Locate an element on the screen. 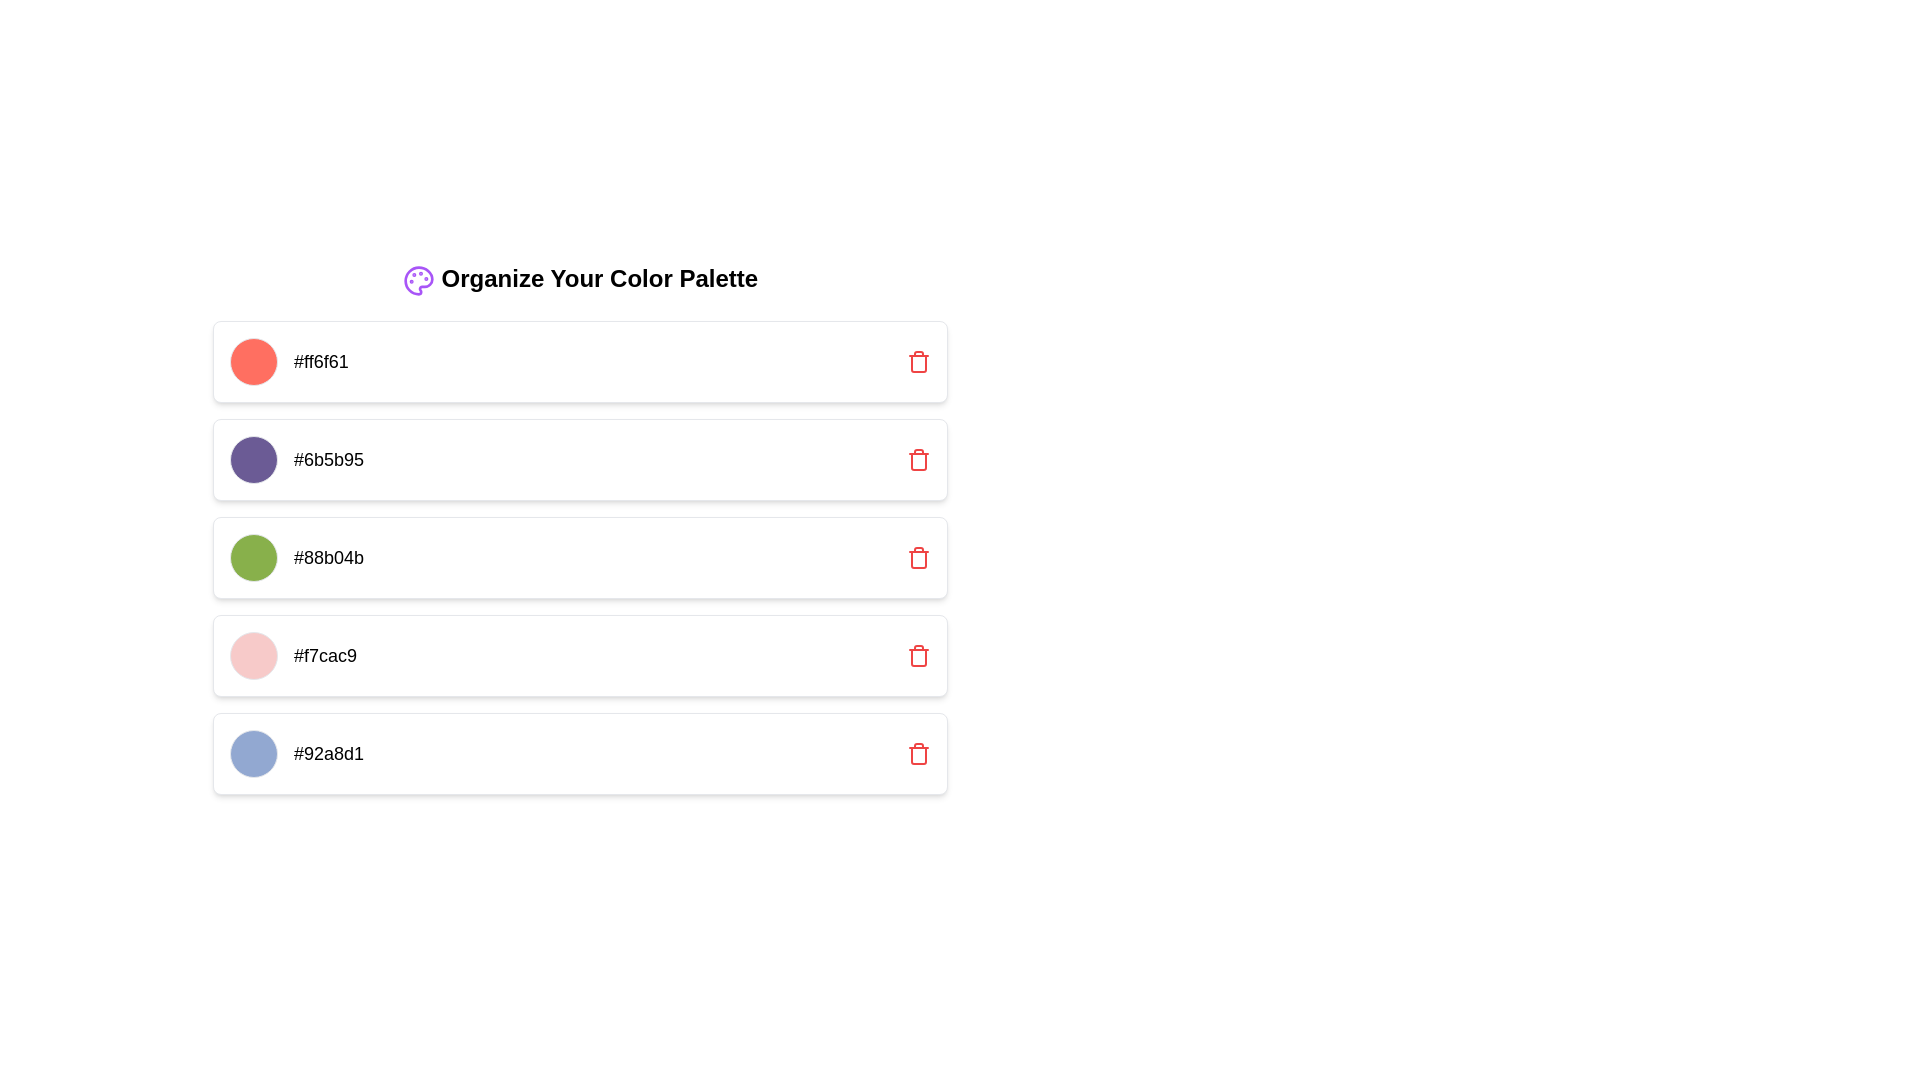 This screenshot has width=1920, height=1080. the Text label displaying the hexadecimal code for a specific color, which is positioned next to a green circular icon and is the third item in the list under the title 'Organize Your Color Palette' is located at coordinates (329, 557).